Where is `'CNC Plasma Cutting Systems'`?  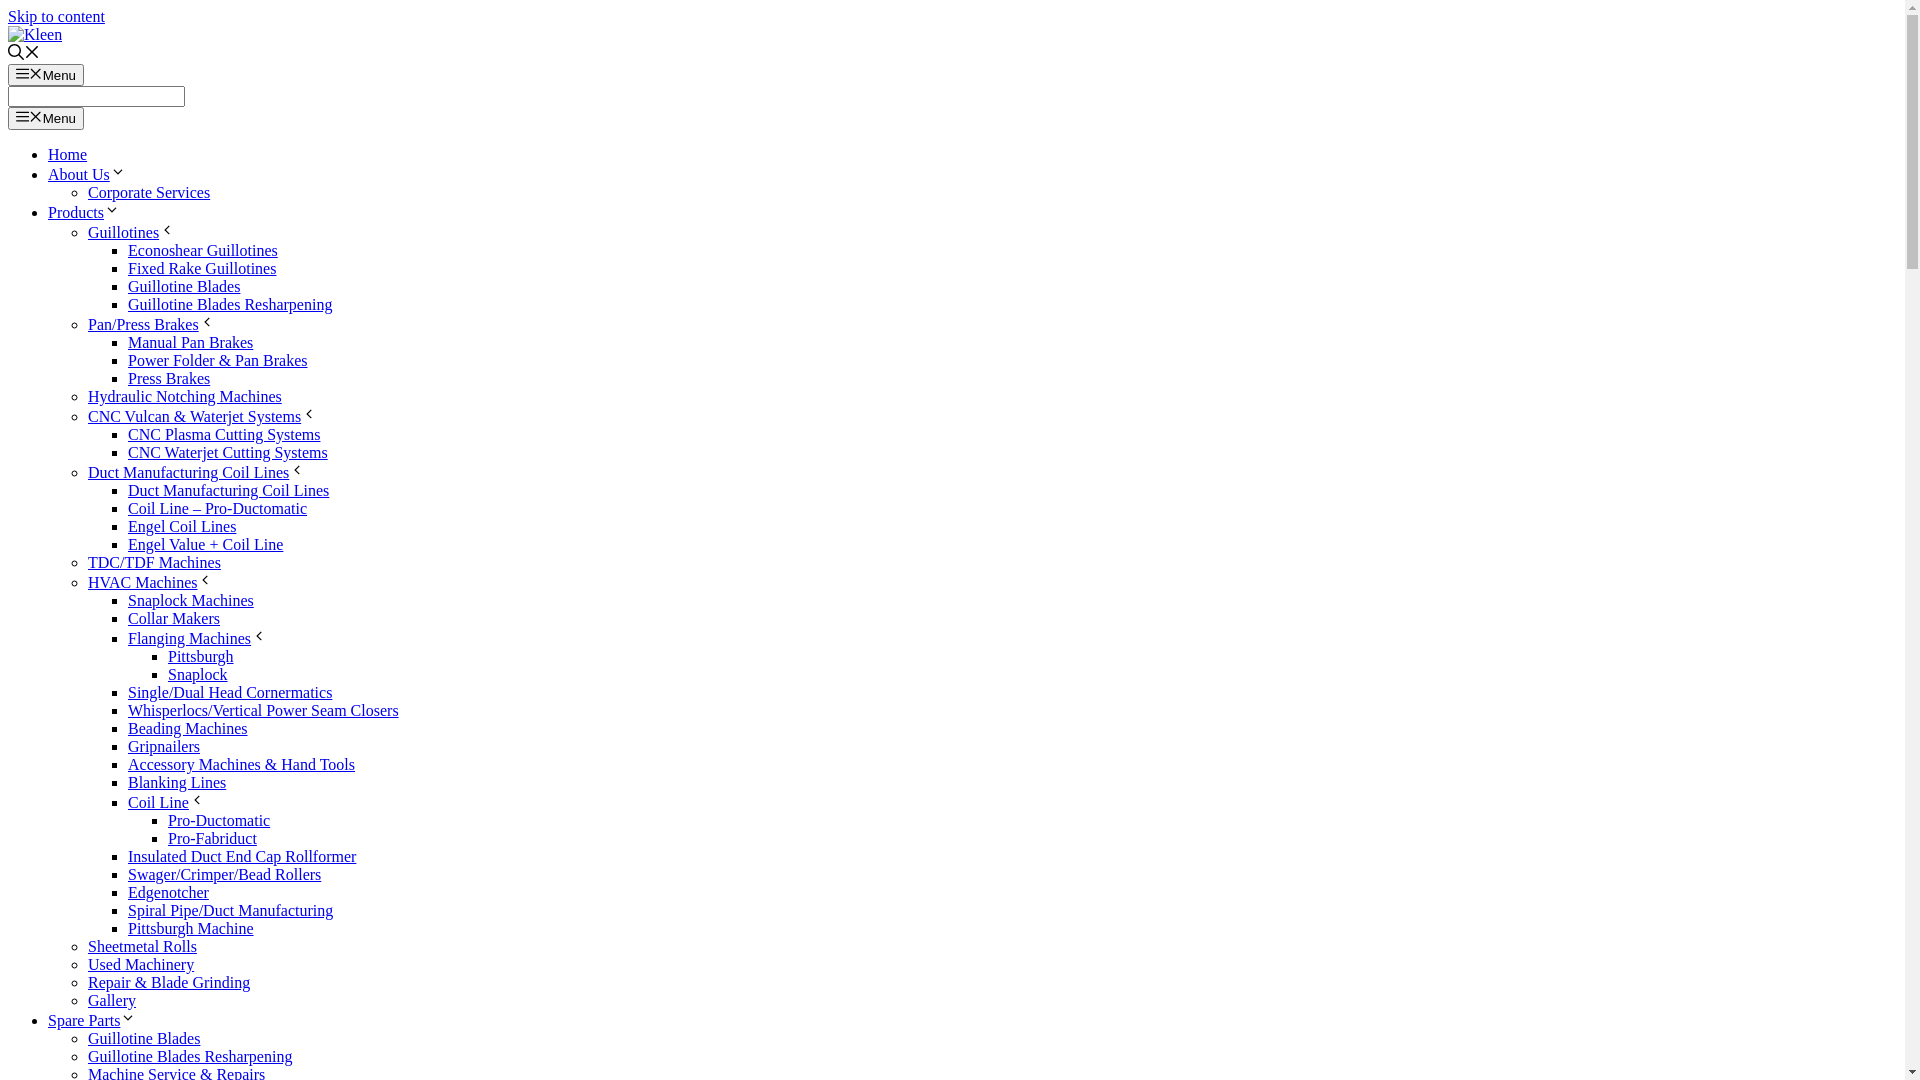 'CNC Plasma Cutting Systems' is located at coordinates (224, 433).